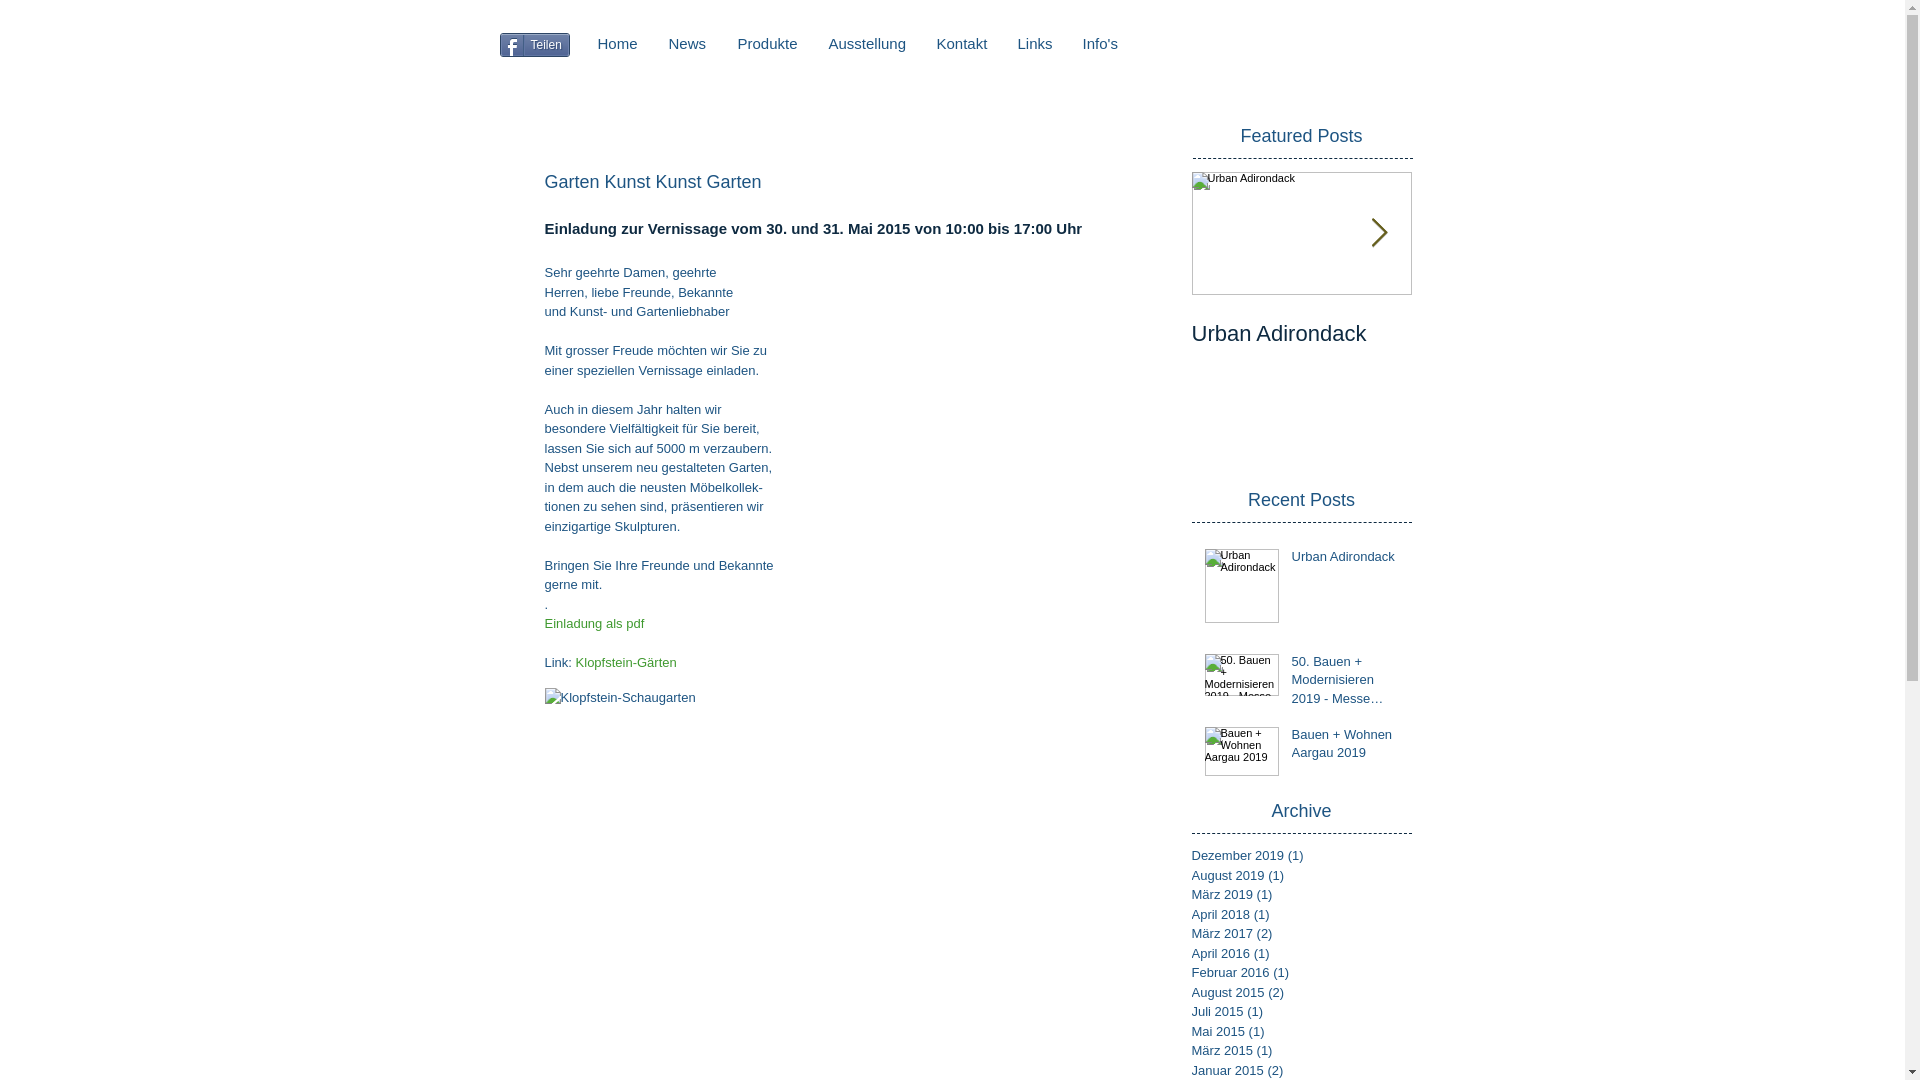  Describe the element at coordinates (1741, 333) in the screenshot. I see `'WOHGA ZUG 2016'` at that location.